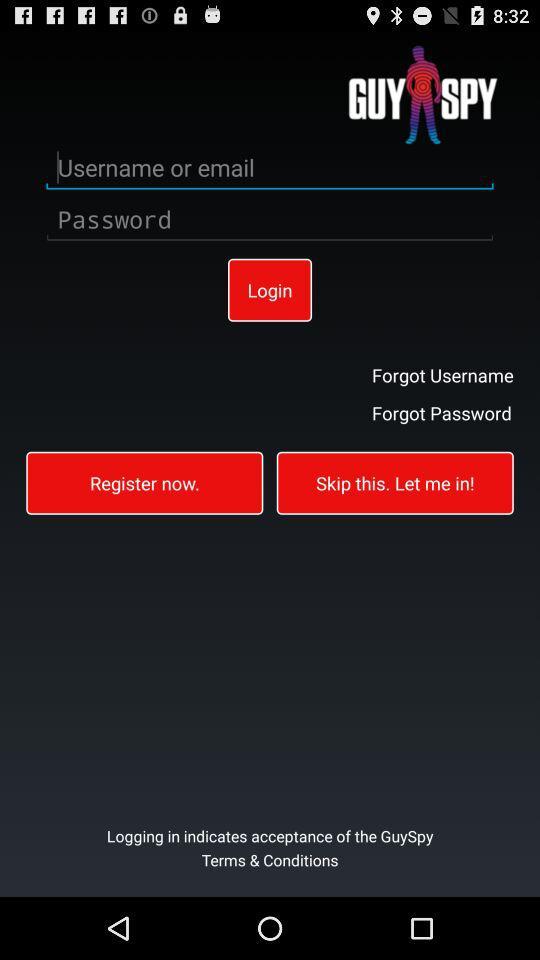 Image resolution: width=540 pixels, height=960 pixels. I want to click on item below the logging in indicates item, so click(270, 872).